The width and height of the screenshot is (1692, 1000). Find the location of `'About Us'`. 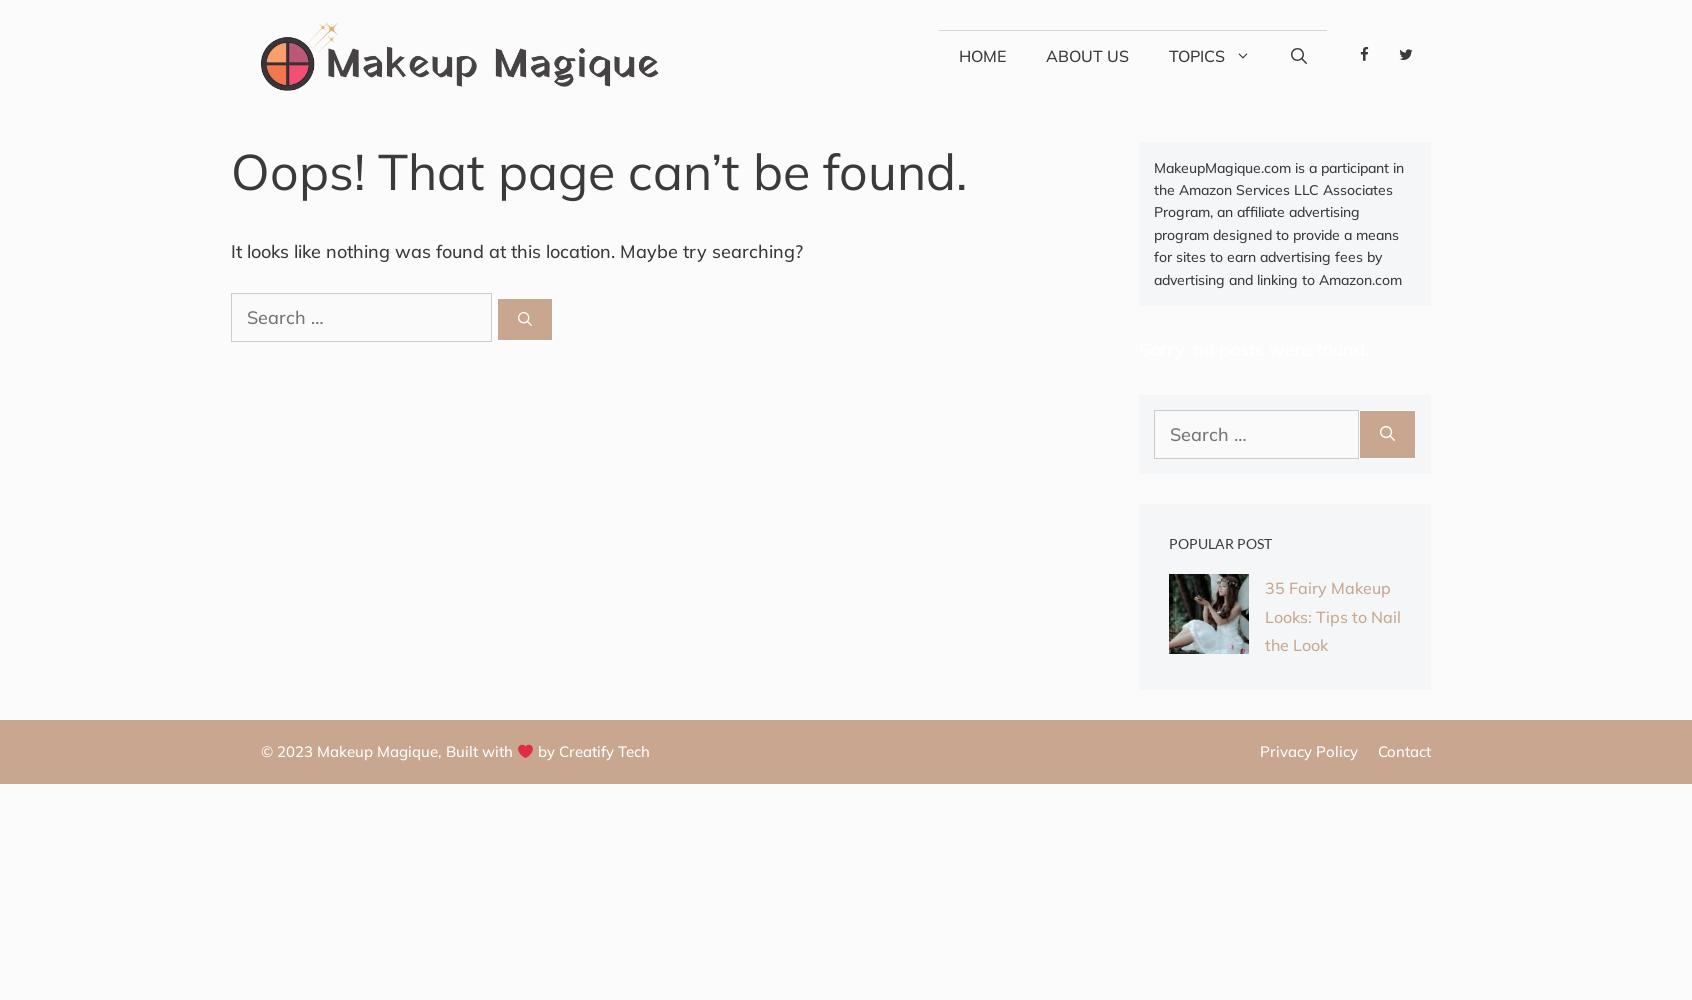

'About Us' is located at coordinates (1044, 56).